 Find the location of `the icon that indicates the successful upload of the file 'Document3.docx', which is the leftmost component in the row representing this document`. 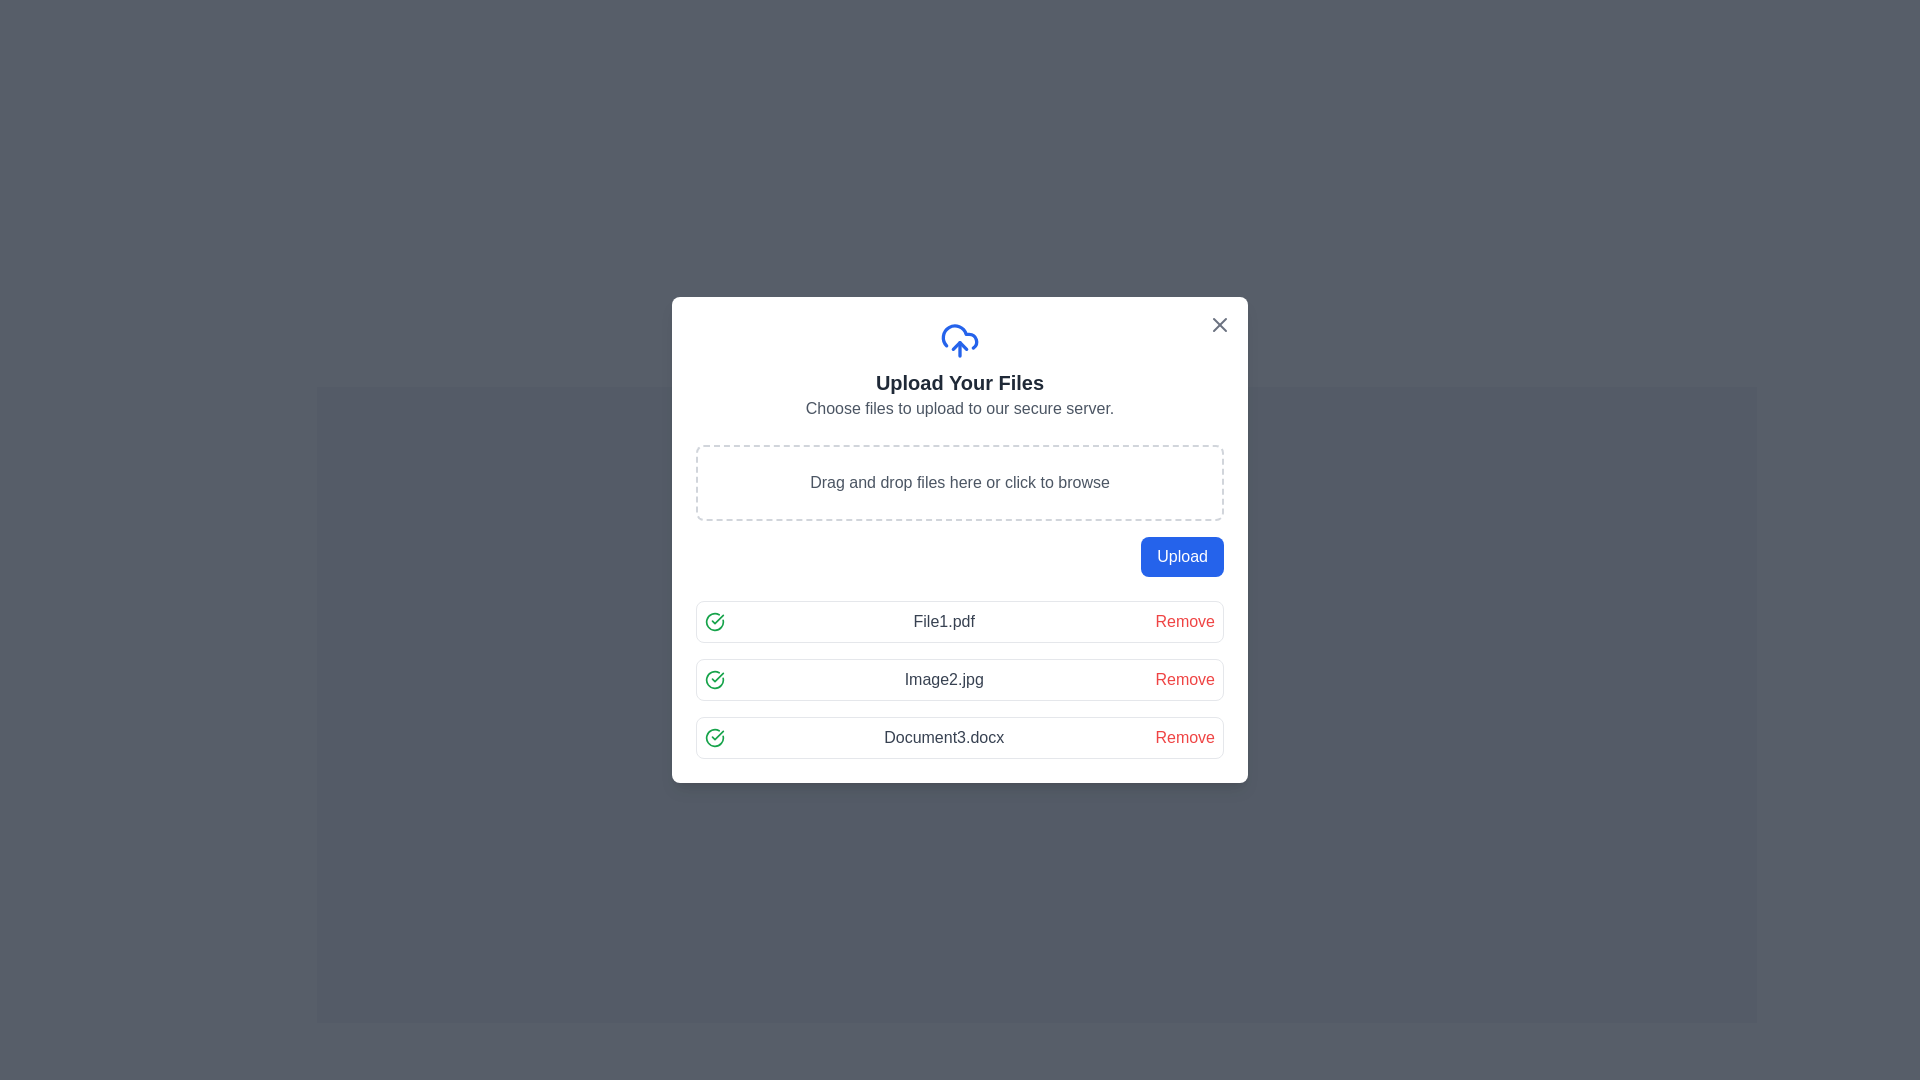

the icon that indicates the successful upload of the file 'Document3.docx', which is the leftmost component in the row representing this document is located at coordinates (715, 737).